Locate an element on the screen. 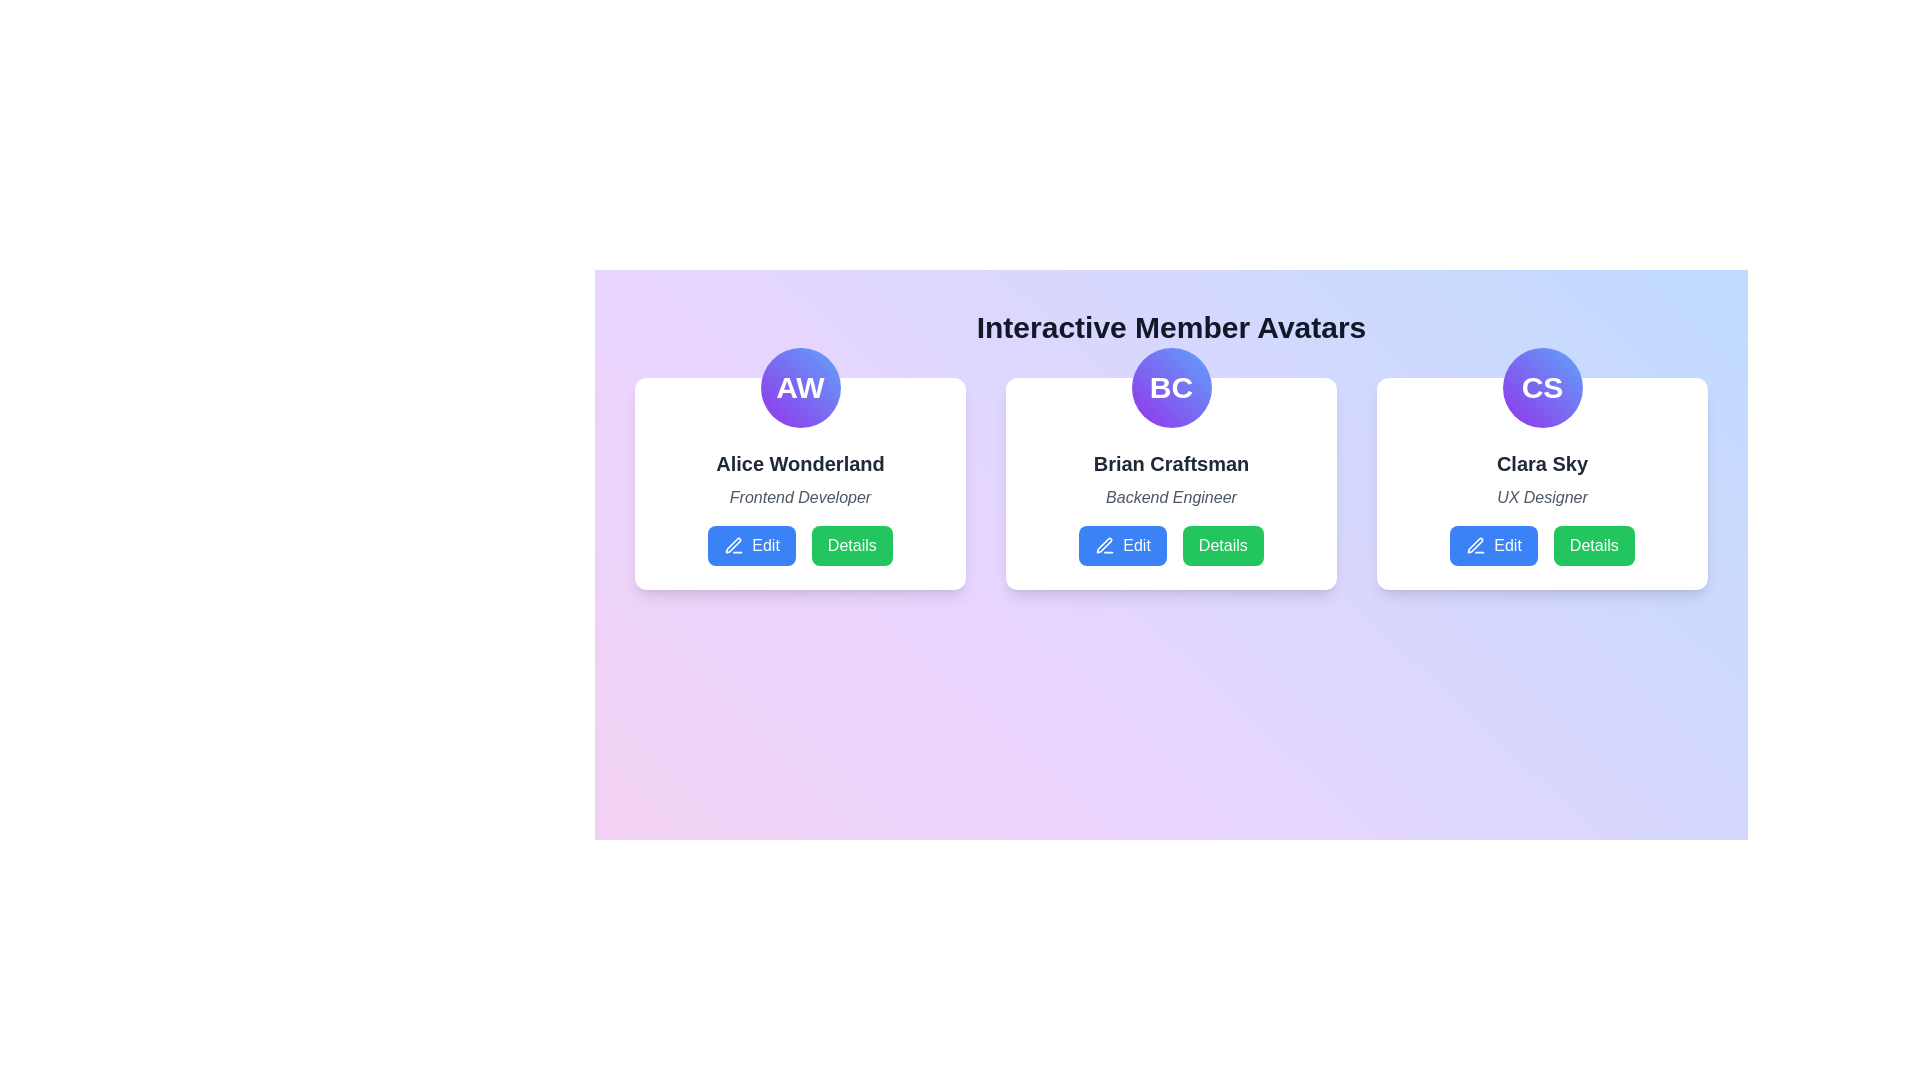 This screenshot has width=1920, height=1080. the bold text label 'Alice Wonderland' located within the content card, positioned directly above the job title 'Frontend Developer' is located at coordinates (800, 463).